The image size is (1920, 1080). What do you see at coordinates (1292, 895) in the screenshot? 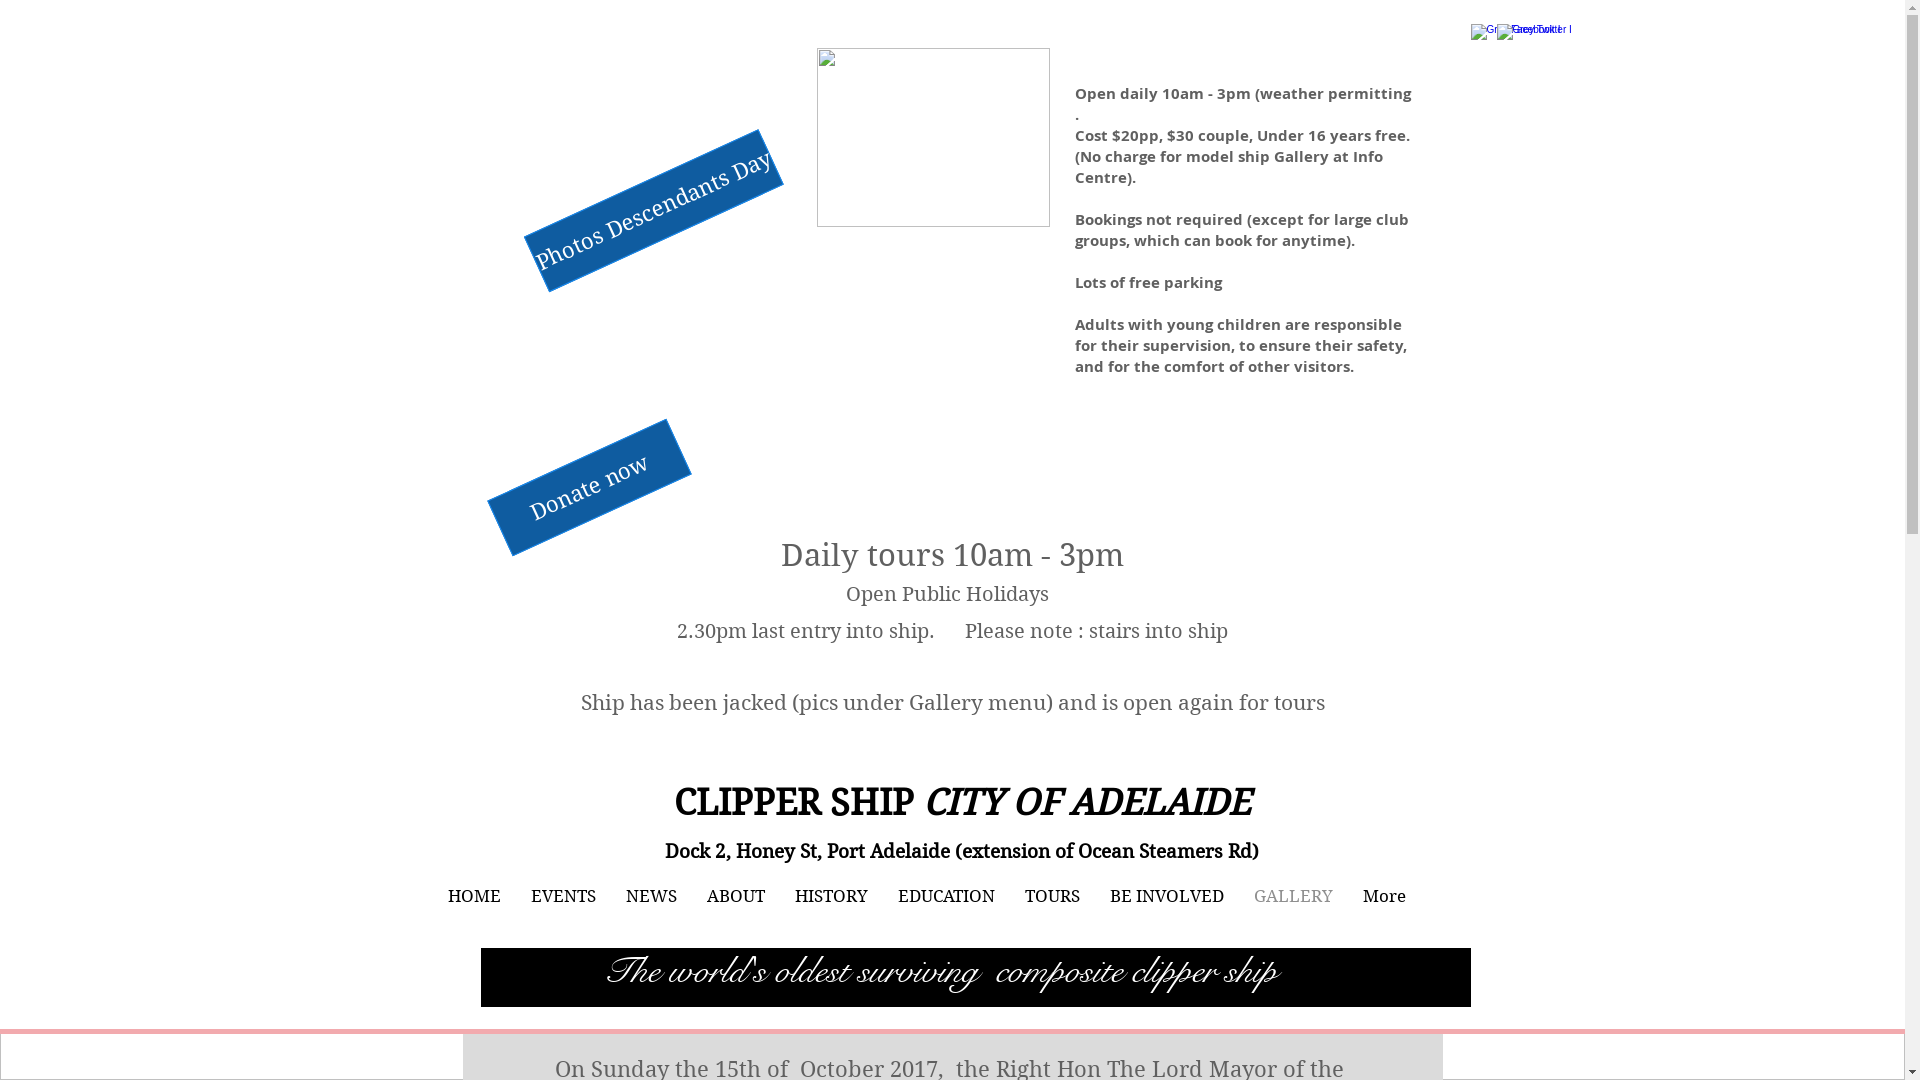
I see `'GALLERY'` at bounding box center [1292, 895].